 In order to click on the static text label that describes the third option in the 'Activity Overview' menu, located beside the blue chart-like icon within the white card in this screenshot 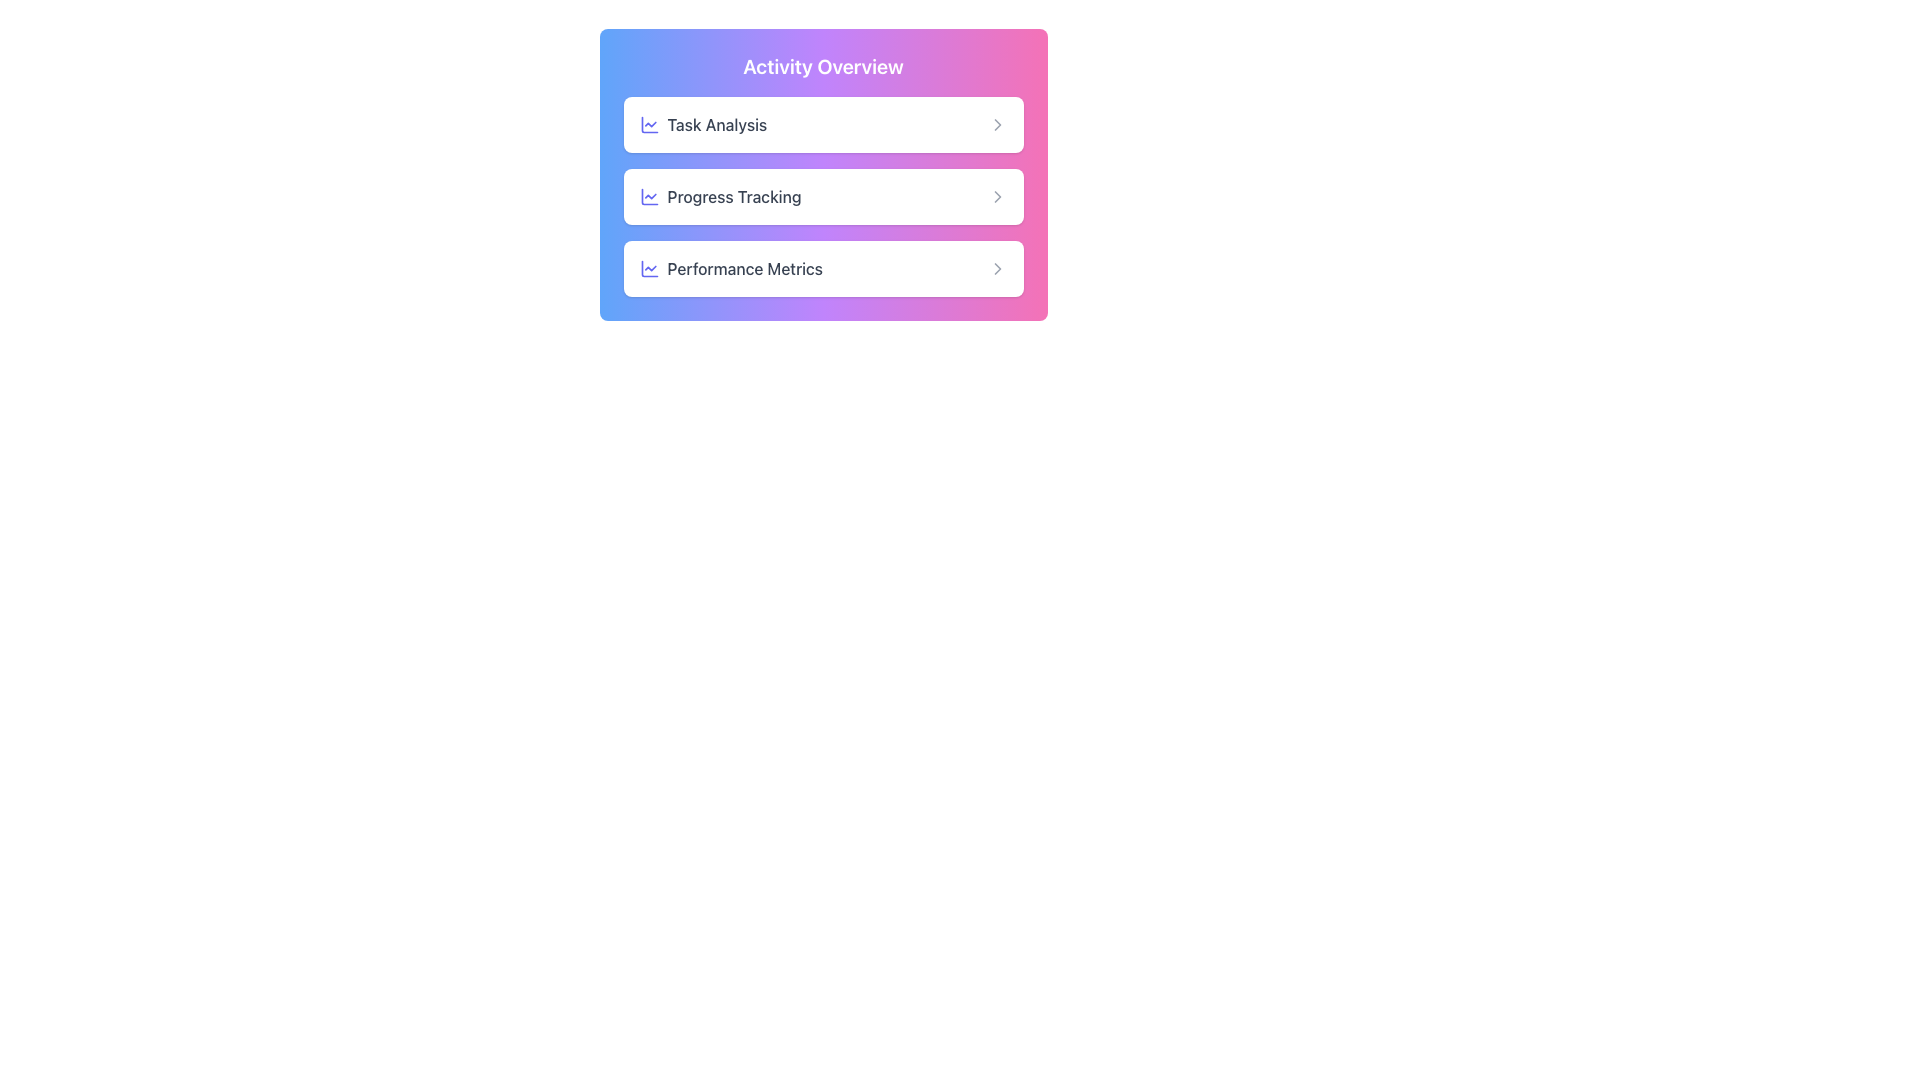, I will do `click(730, 268)`.